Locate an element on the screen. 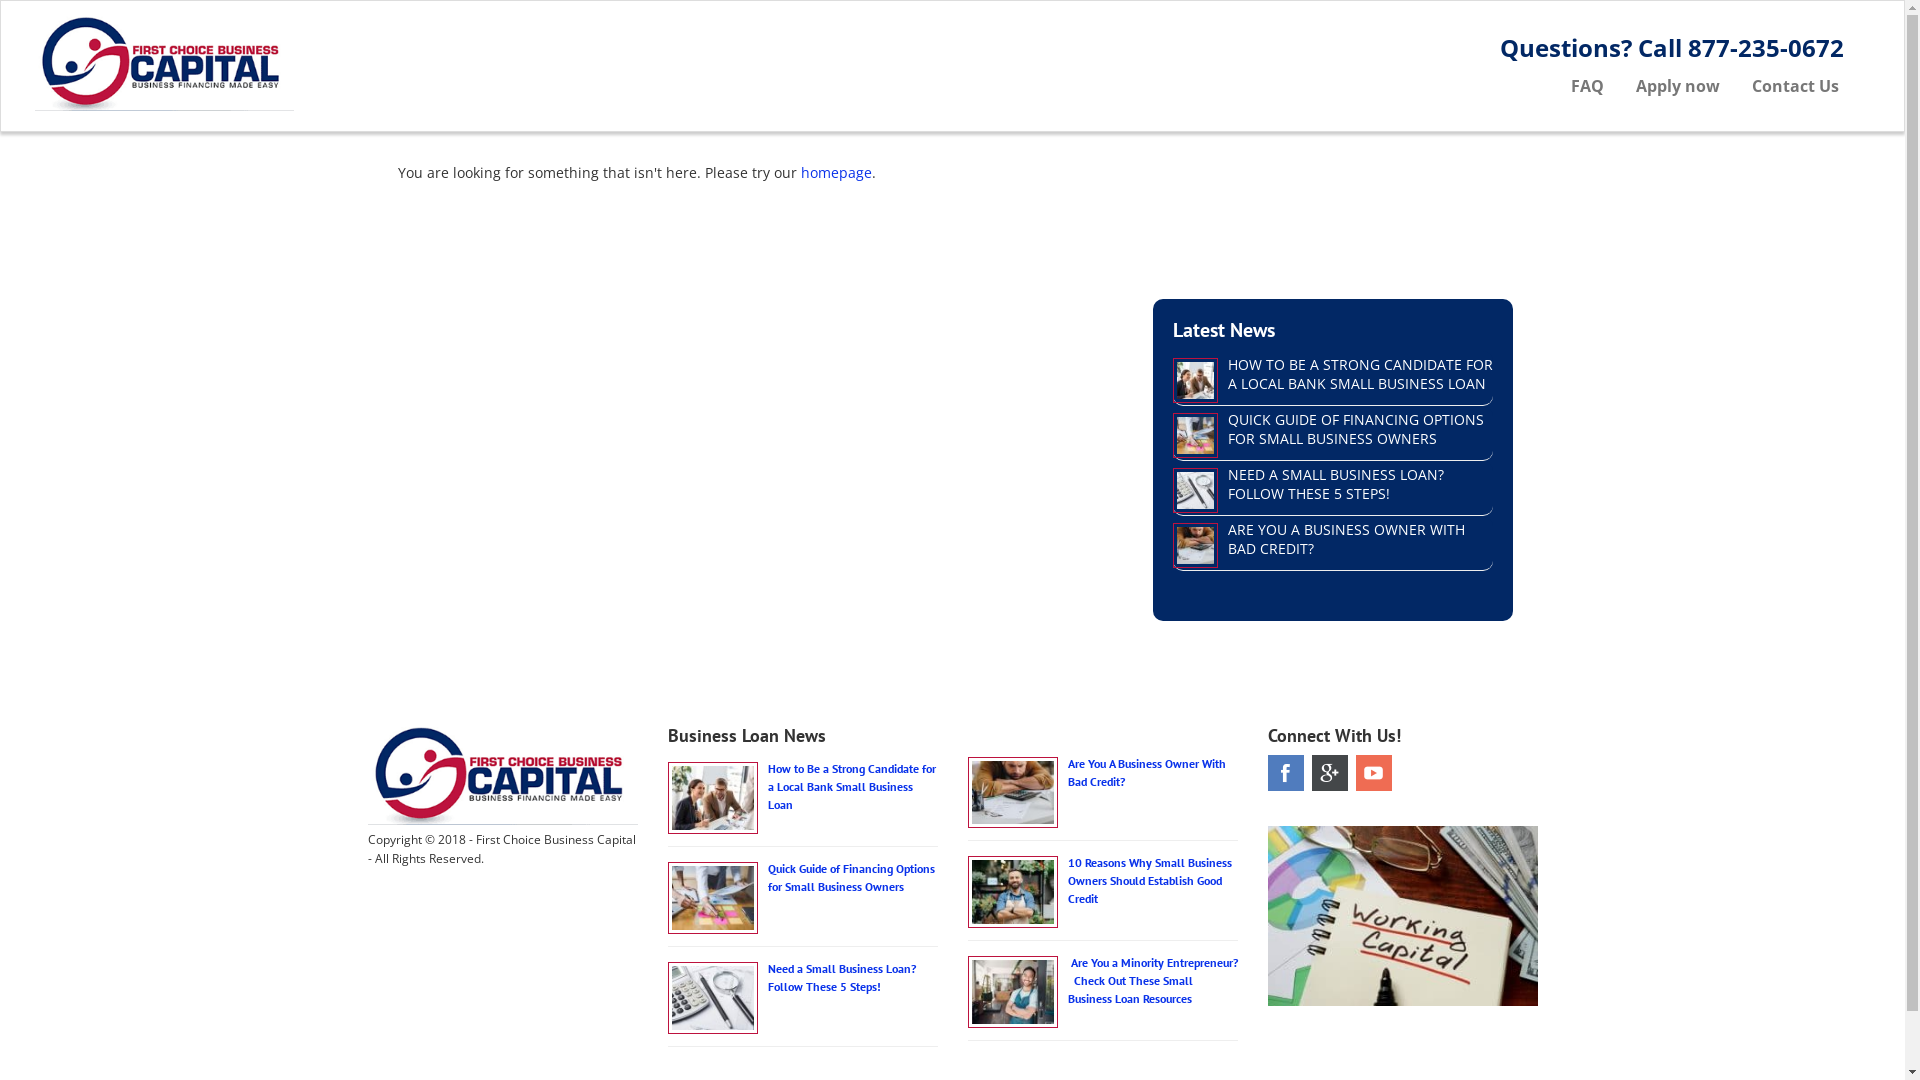 The image size is (1920, 1080). 'Facebook' is located at coordinates (1286, 771).